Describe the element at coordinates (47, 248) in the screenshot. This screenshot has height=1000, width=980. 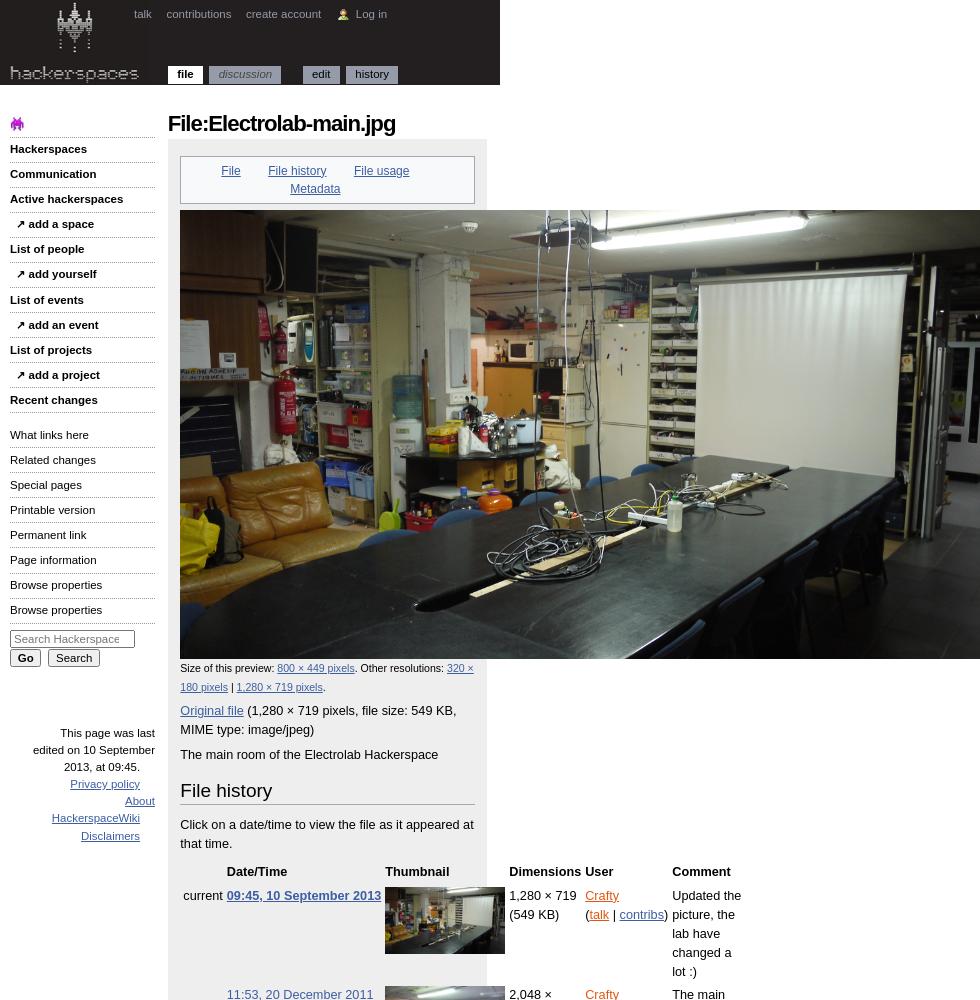
I see `'List of people'` at that location.